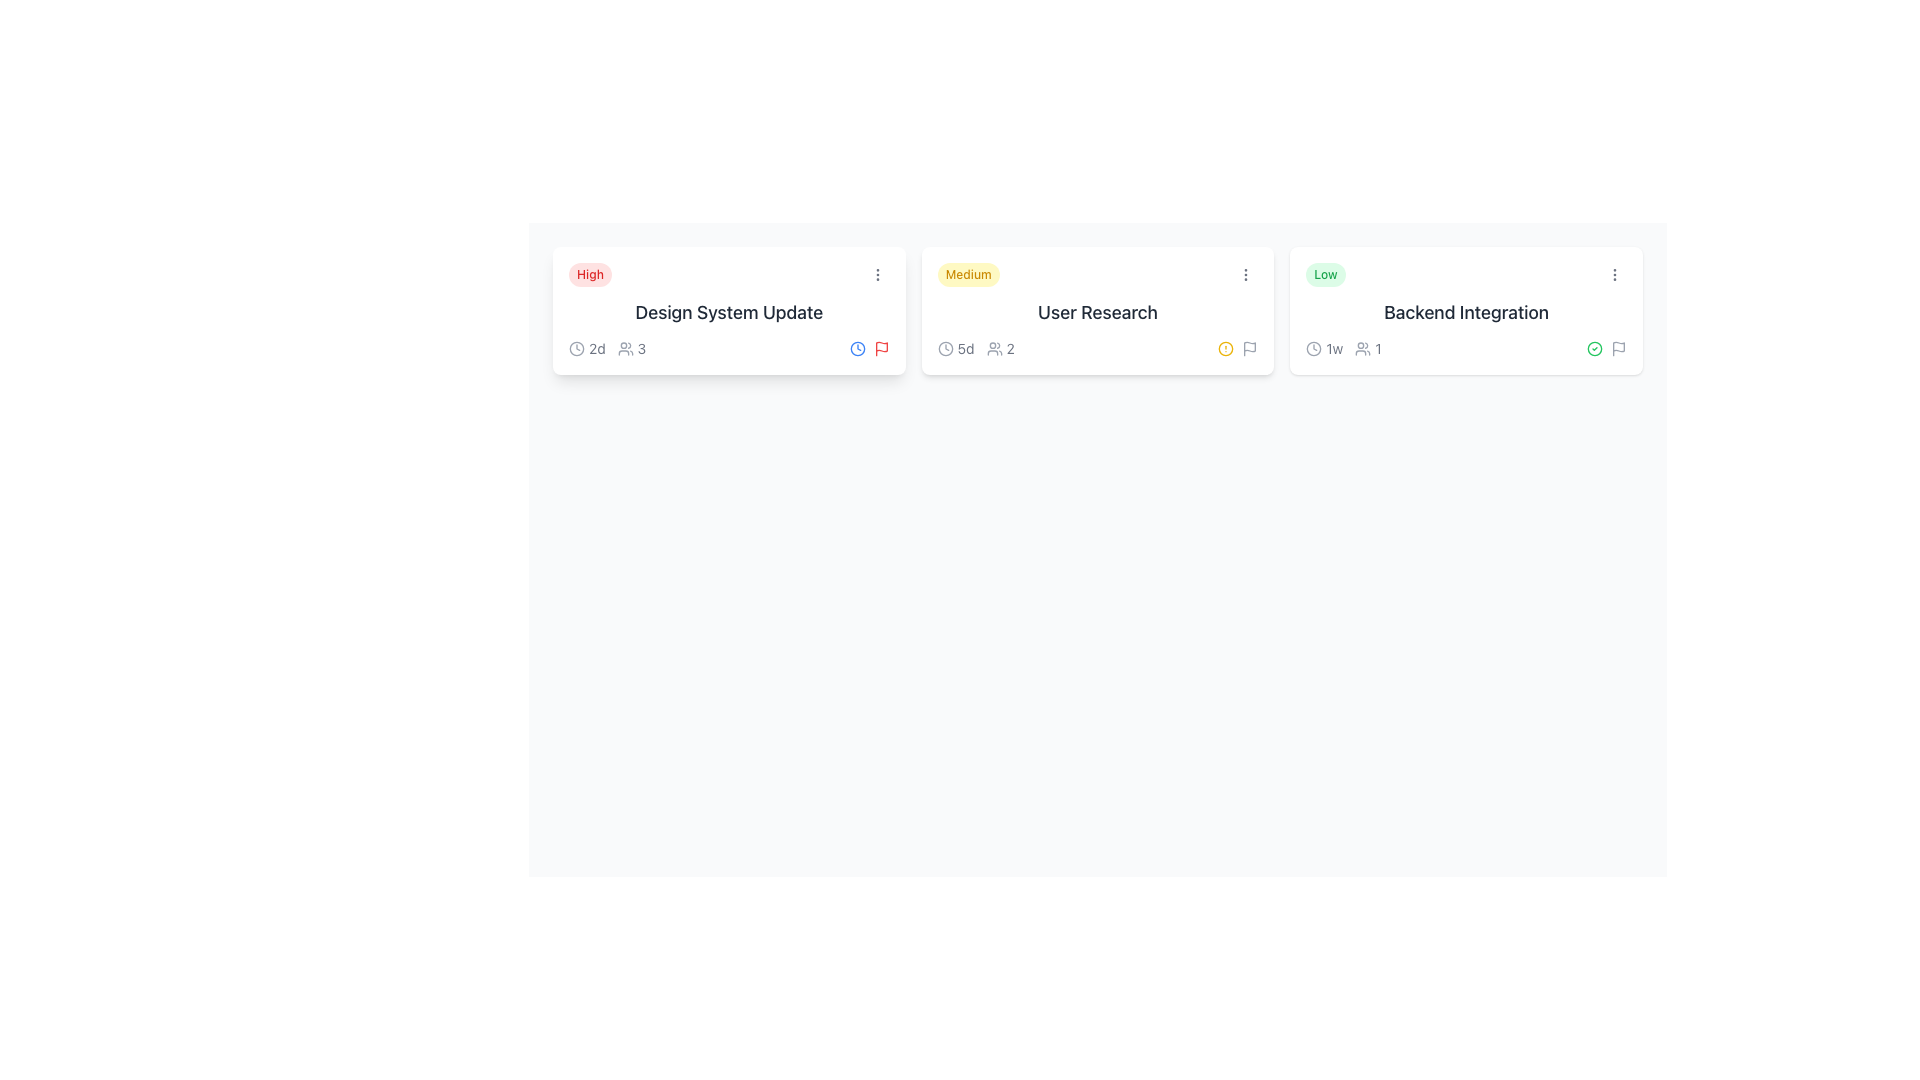  Describe the element at coordinates (1614, 274) in the screenshot. I see `the icon button consisting of three vertically aligned grey dots, located in the top right corner of the 'Backend Integration' card` at that location.